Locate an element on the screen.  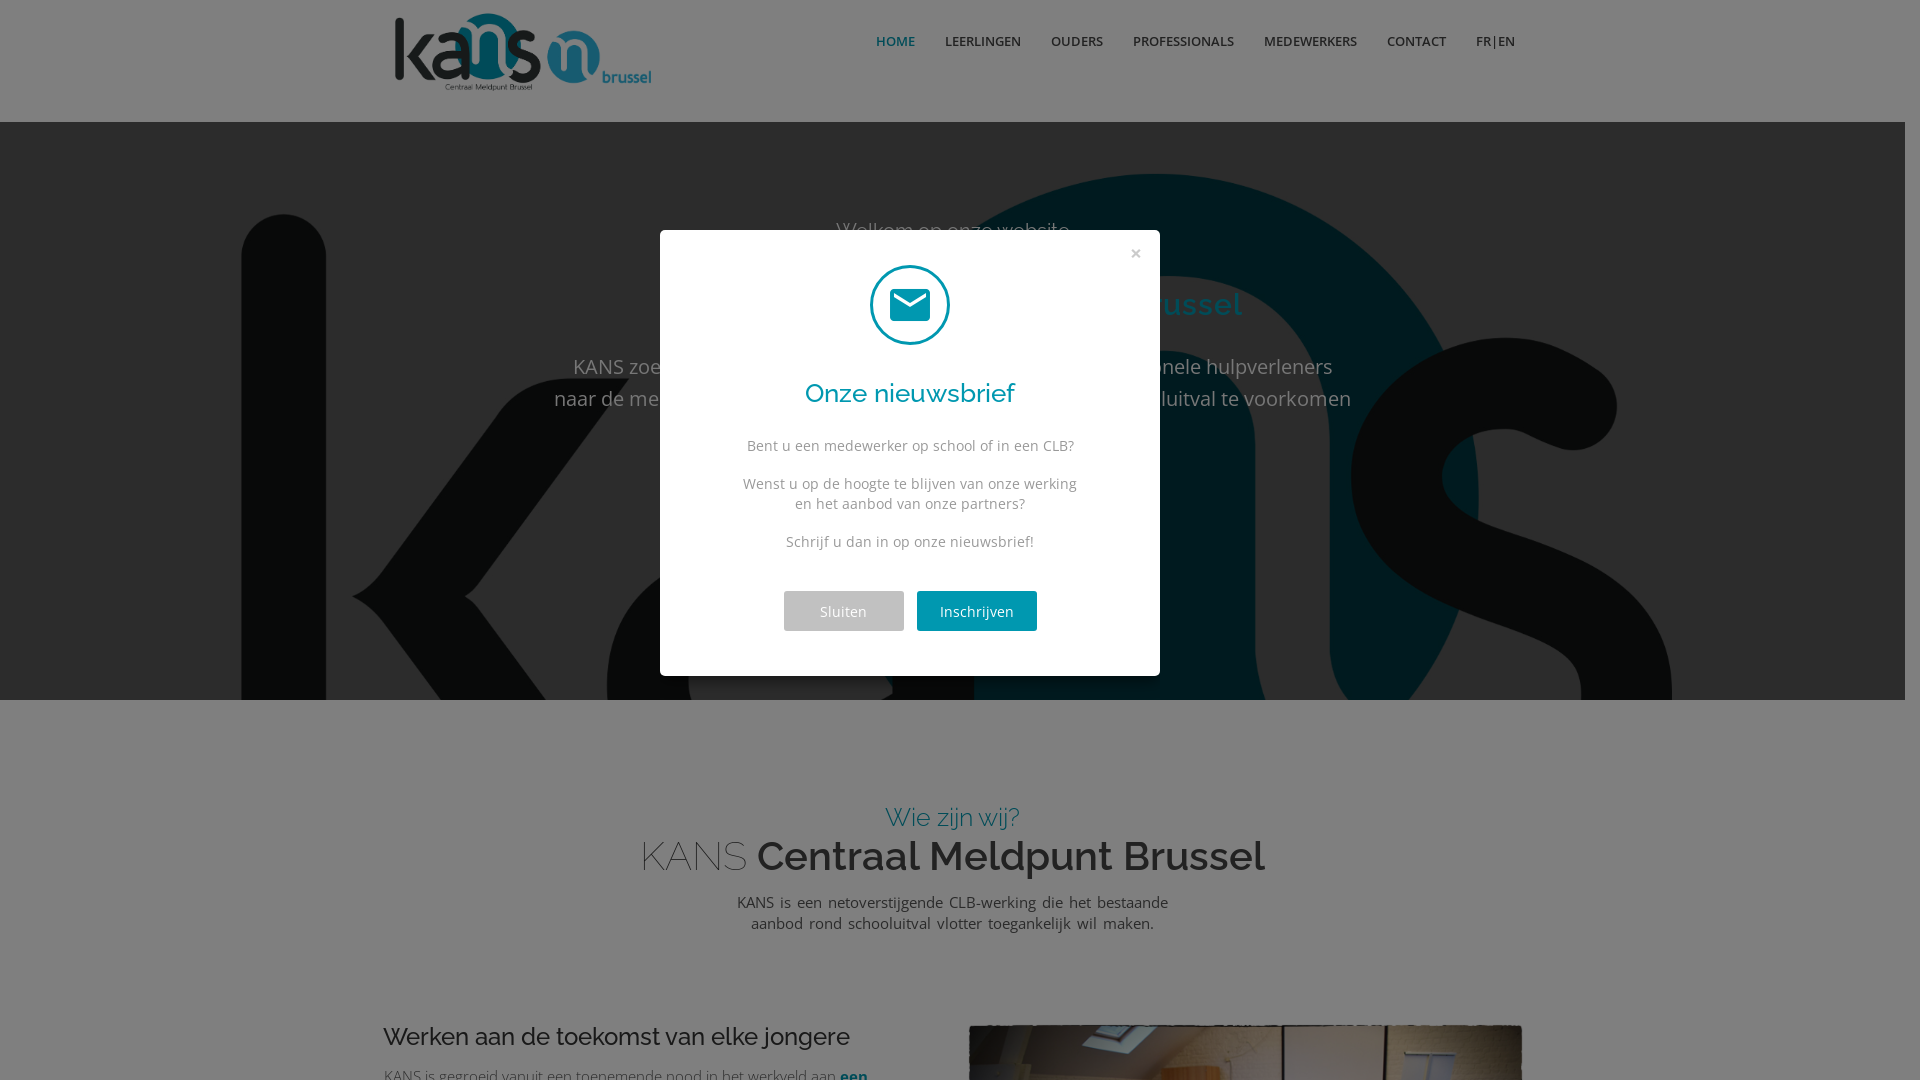
'FR|' is located at coordinates (1479, 41).